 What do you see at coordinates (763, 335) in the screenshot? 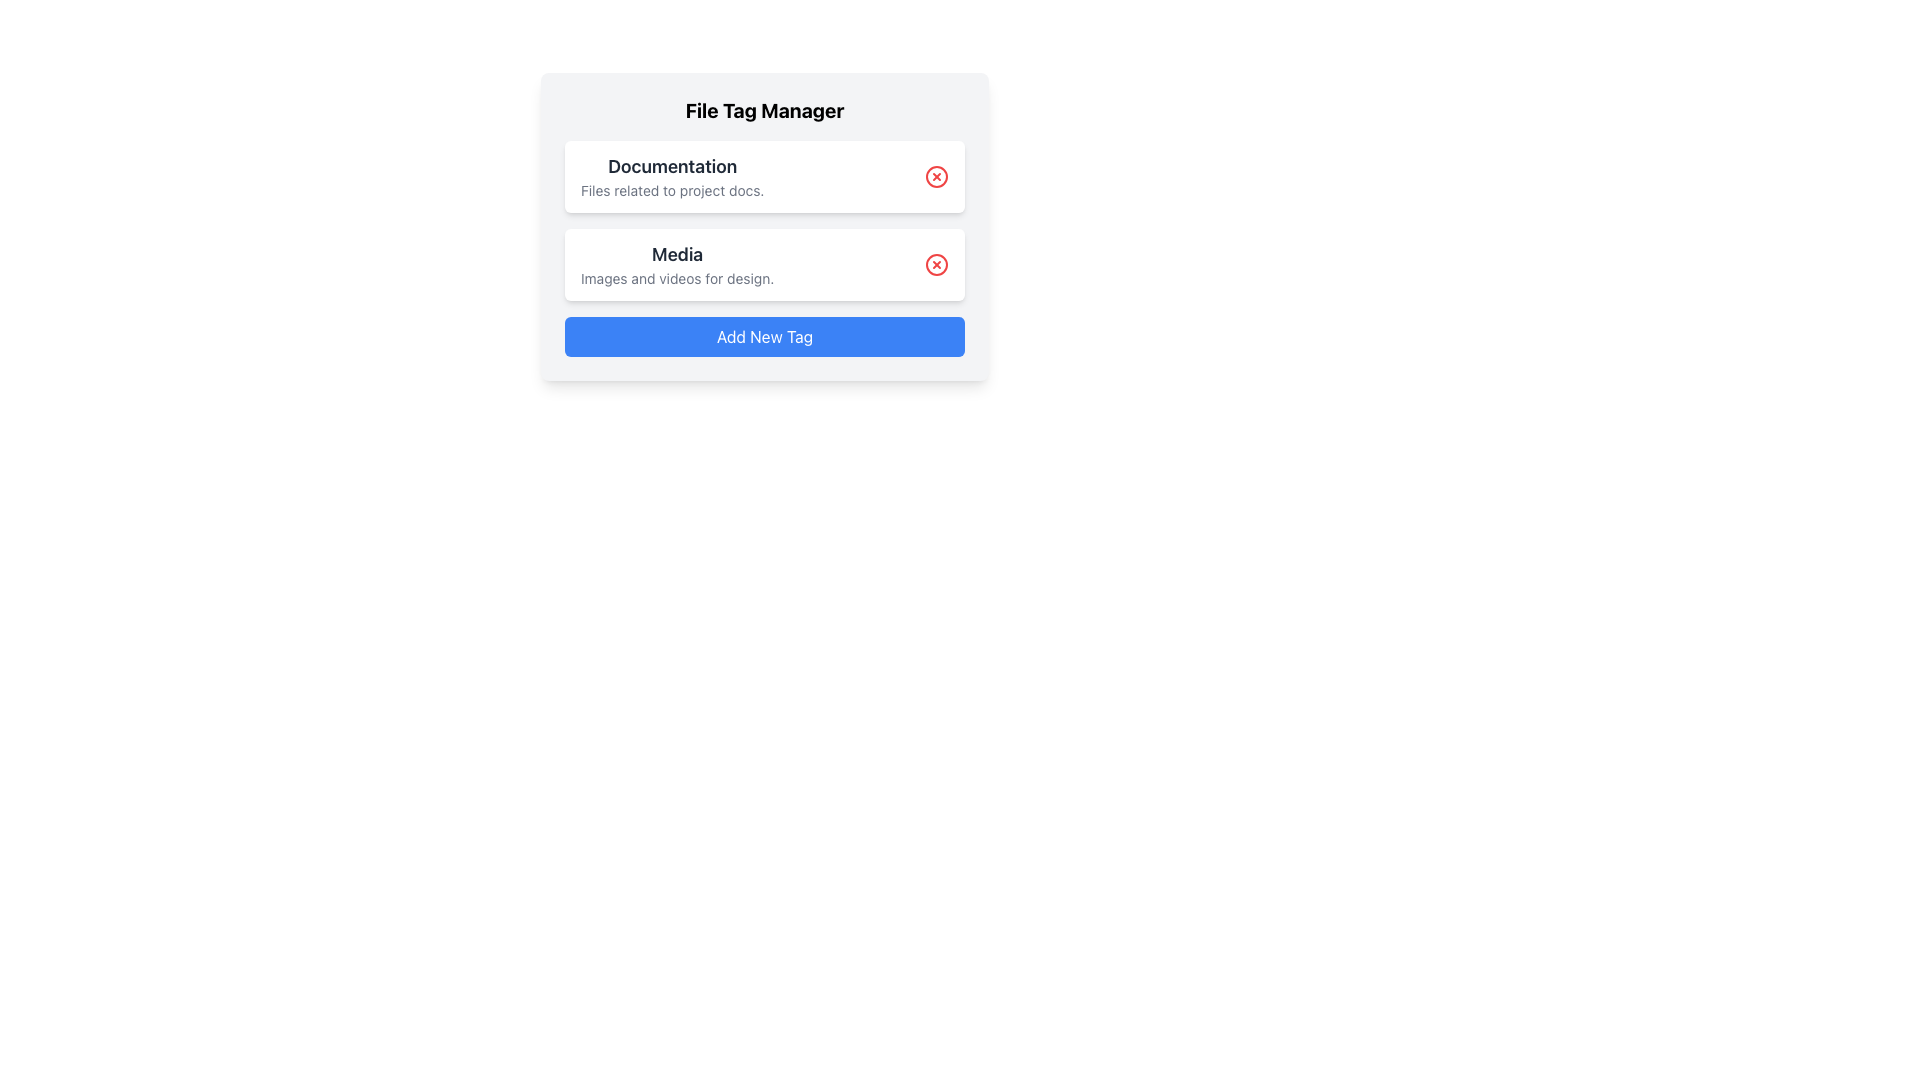
I see `the 'Add Tag' button located at the bottom of the 'File Tag Manager' panel` at bounding box center [763, 335].